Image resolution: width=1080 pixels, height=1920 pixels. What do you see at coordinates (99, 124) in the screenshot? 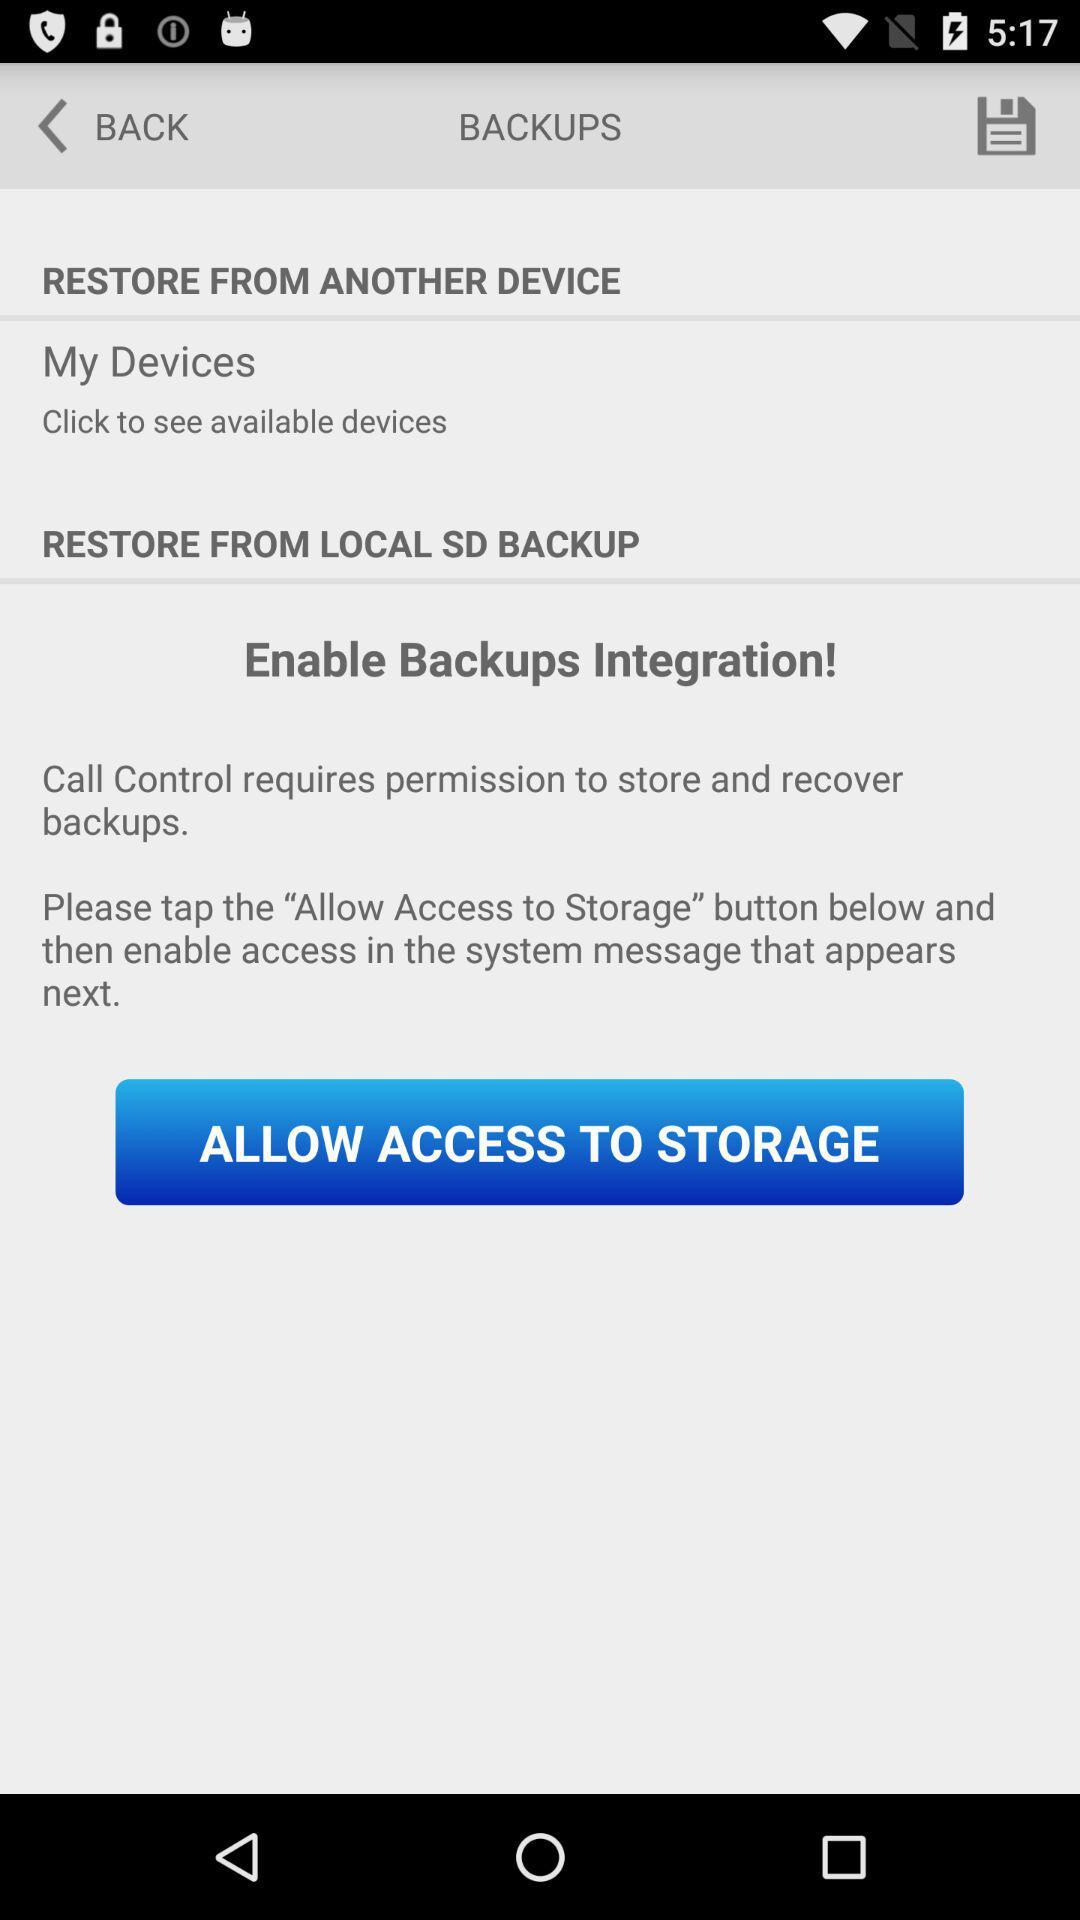
I see `the back icon` at bounding box center [99, 124].